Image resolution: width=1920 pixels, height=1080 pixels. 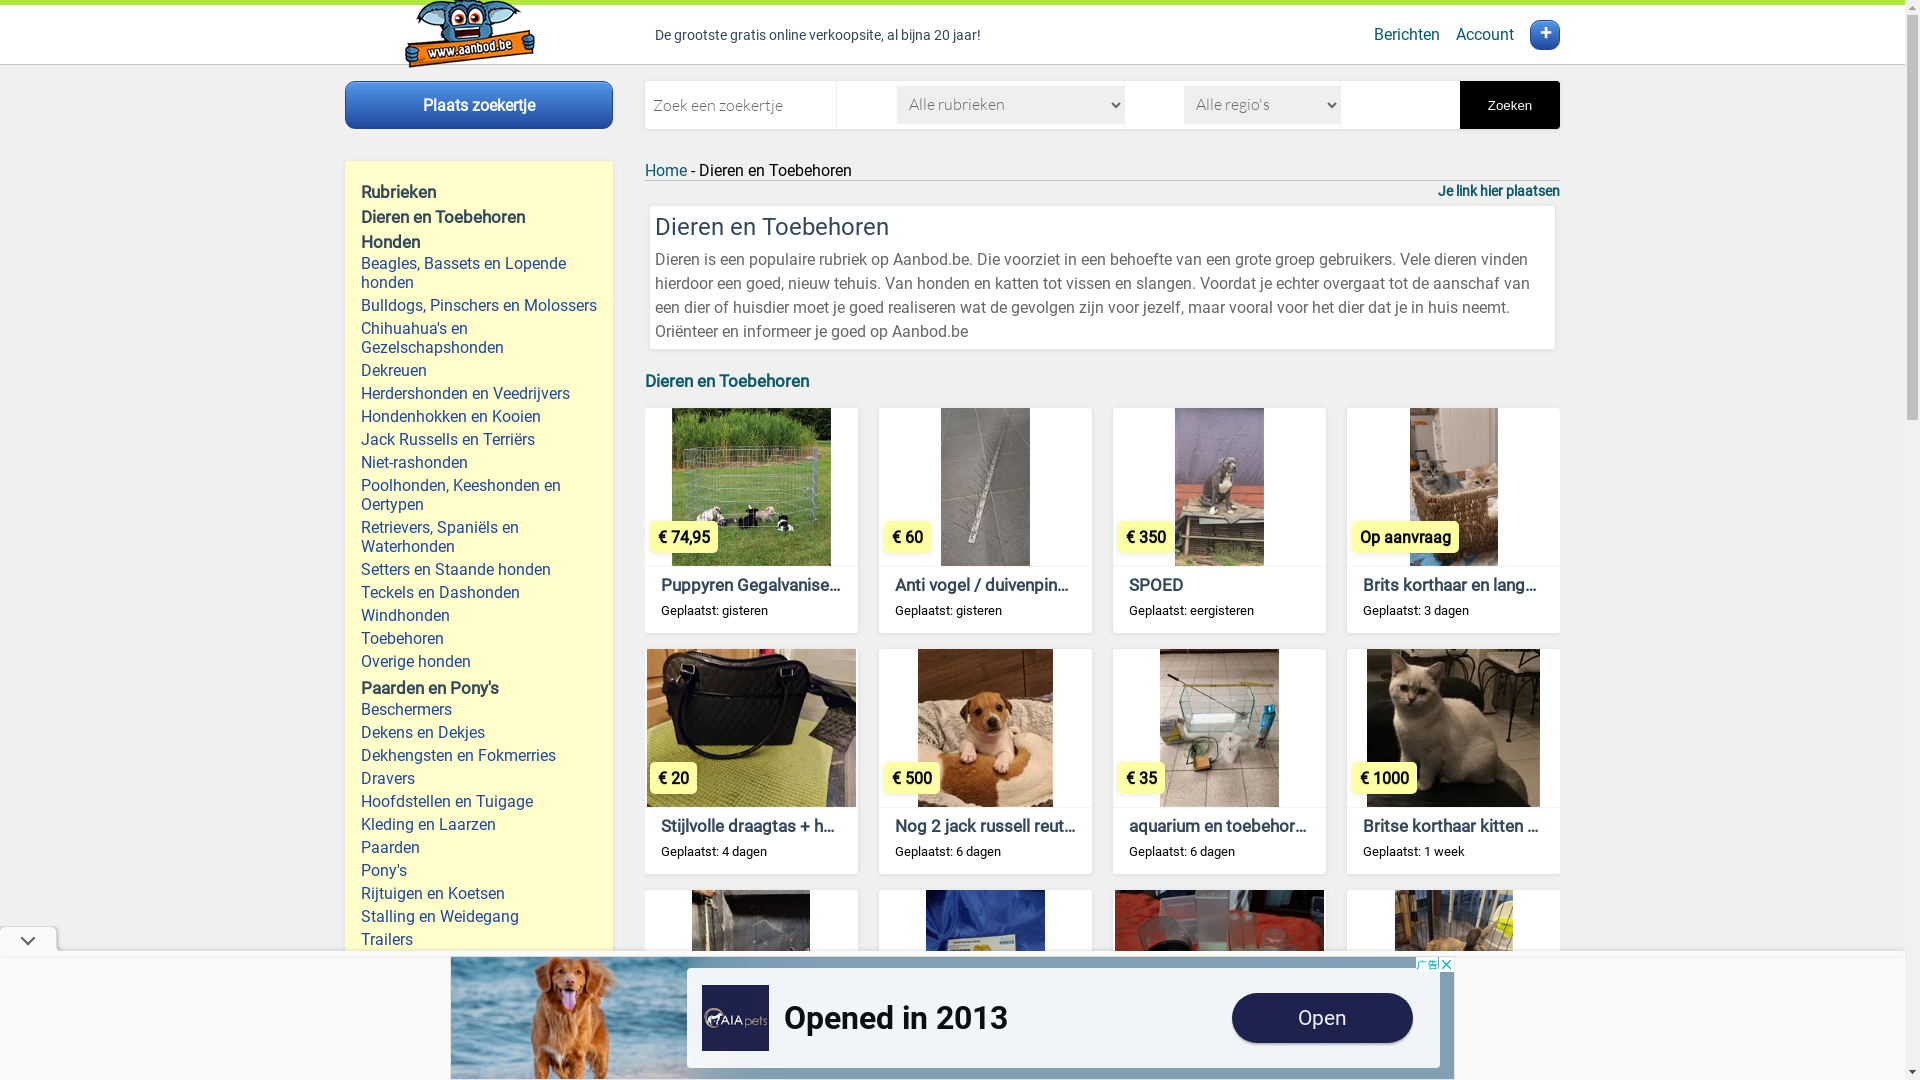 What do you see at coordinates (1405, 34) in the screenshot?
I see `'Berichten'` at bounding box center [1405, 34].